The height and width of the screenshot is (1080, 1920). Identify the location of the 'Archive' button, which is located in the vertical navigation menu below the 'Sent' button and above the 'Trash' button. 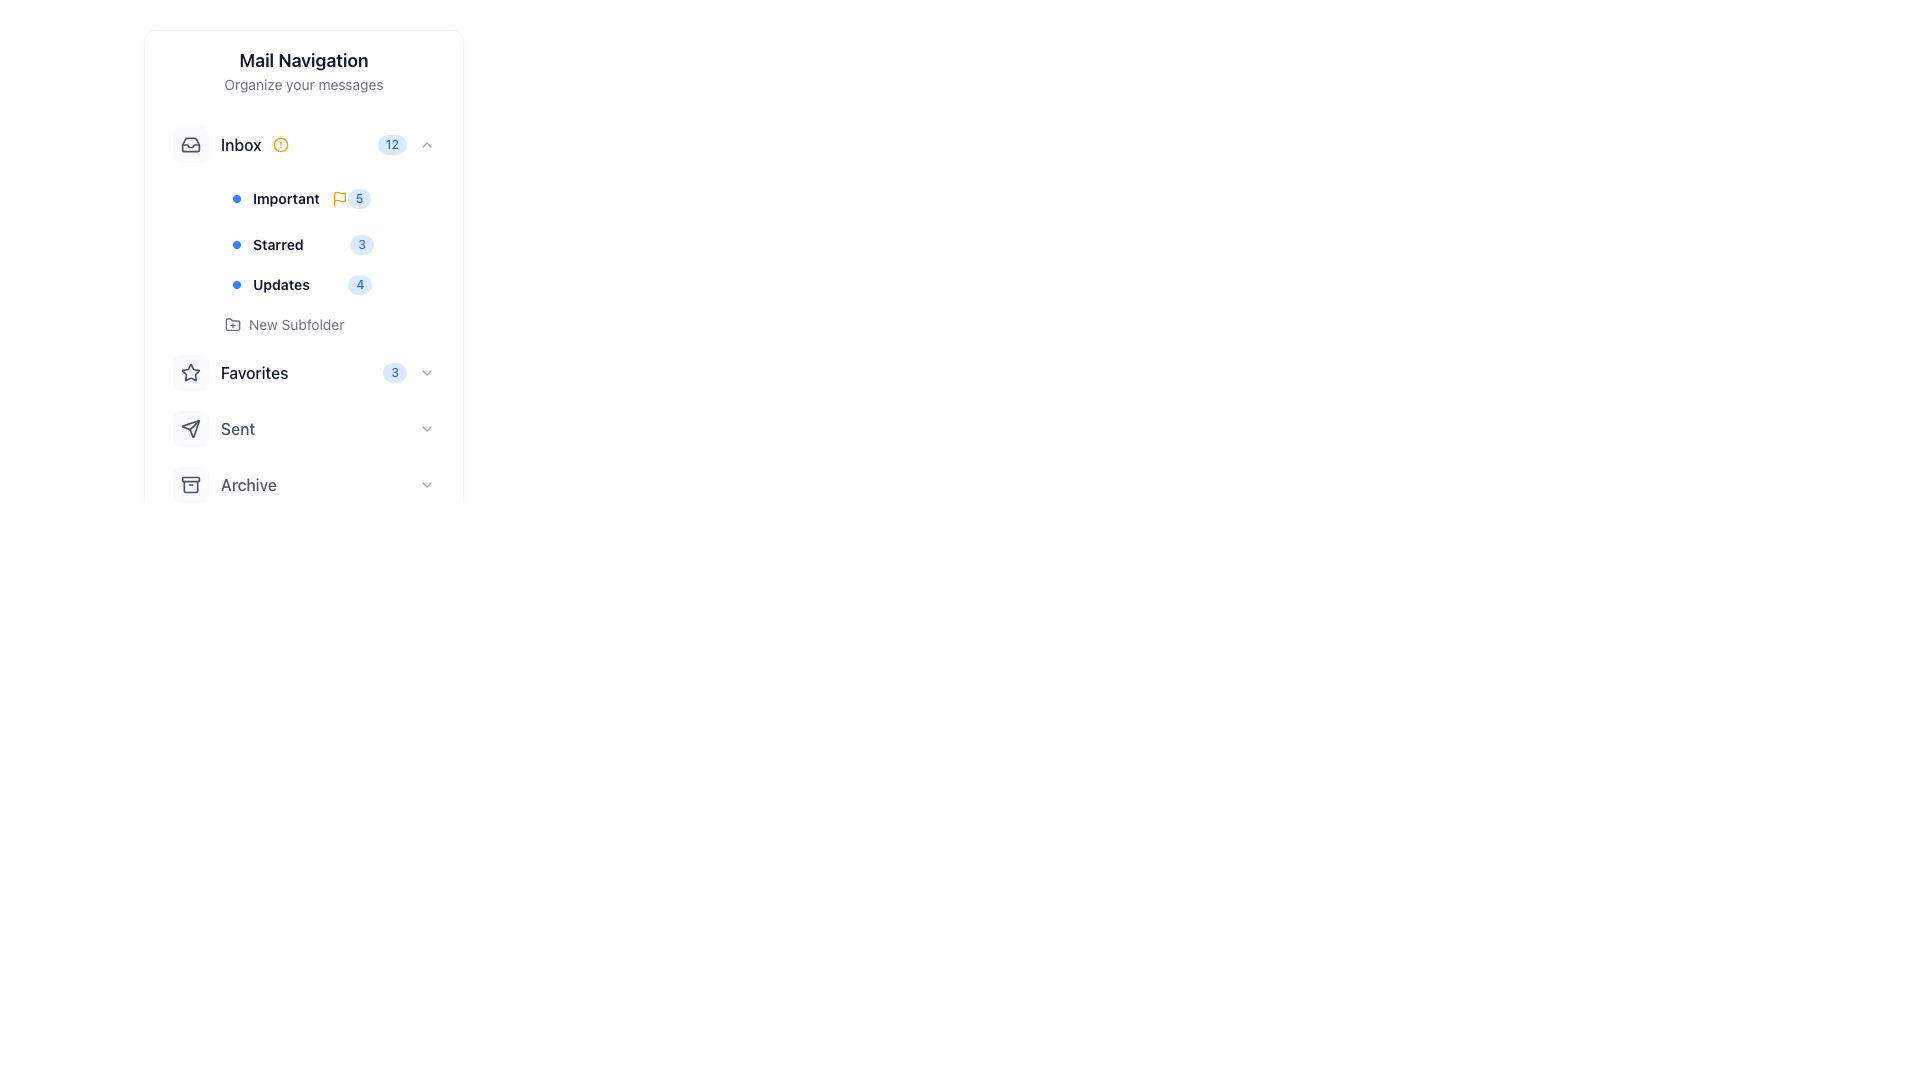
(302, 485).